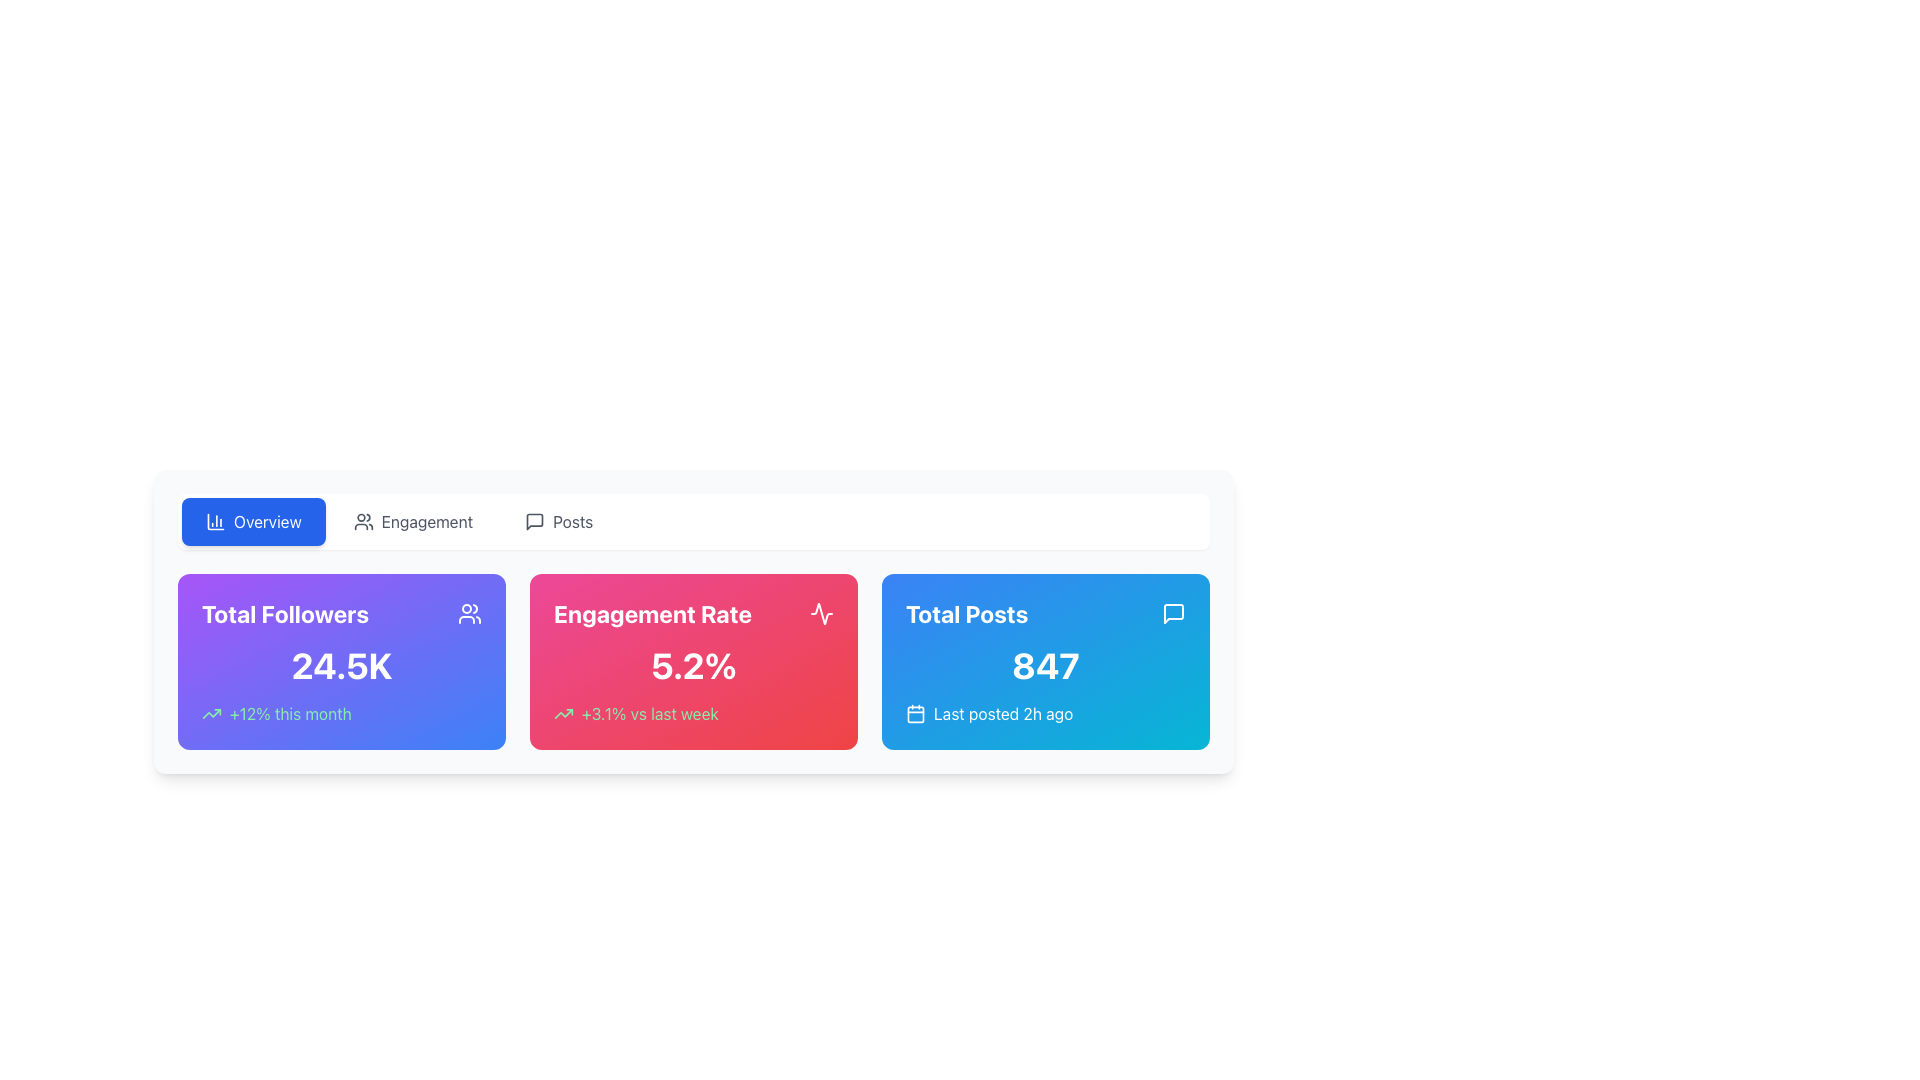  Describe the element at coordinates (559, 520) in the screenshot. I see `the 'Posts' navigation button, which is the third clickable item in the group of buttons located near the top of the interface` at that location.